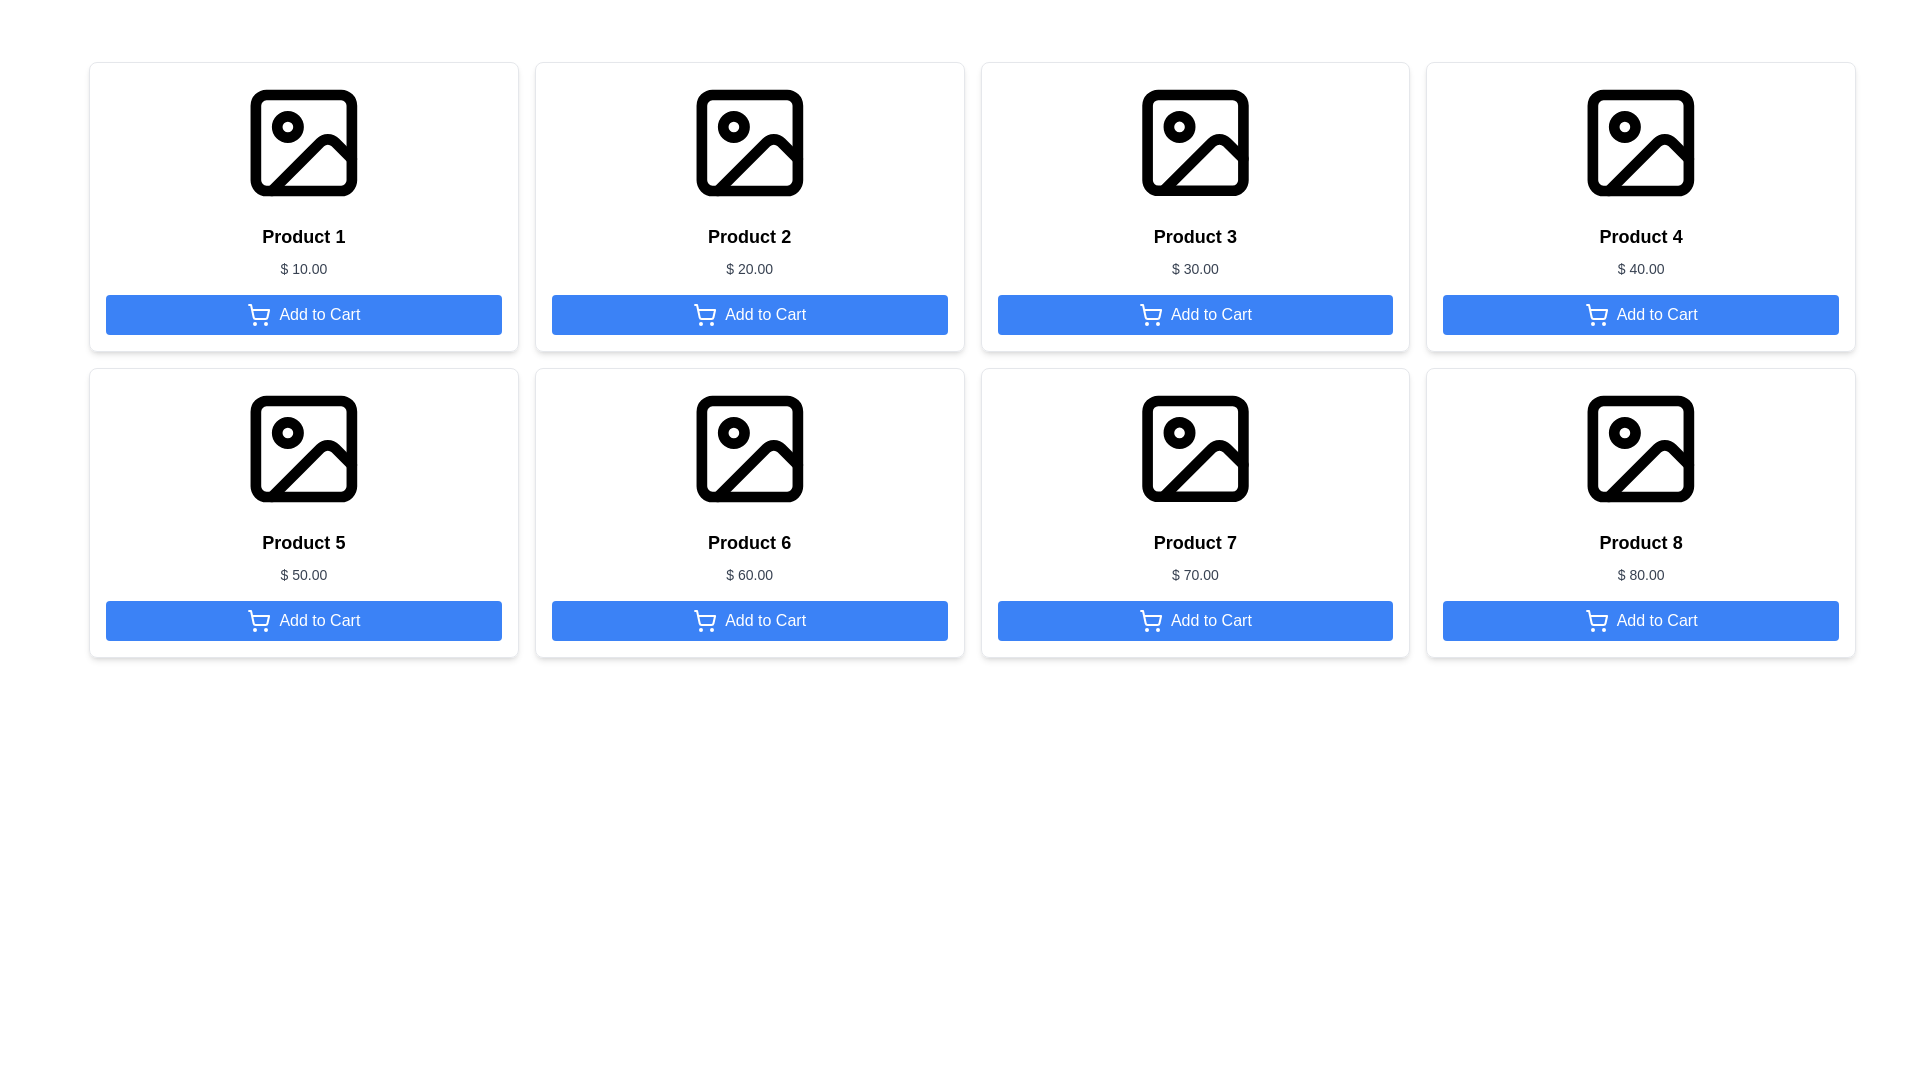 The width and height of the screenshot is (1920, 1080). I want to click on the Text Label for 'Product 3', which is located in the top row, third position from the left, above the '$30.00' price text and the blue 'Add to Cart' button, so click(1195, 235).